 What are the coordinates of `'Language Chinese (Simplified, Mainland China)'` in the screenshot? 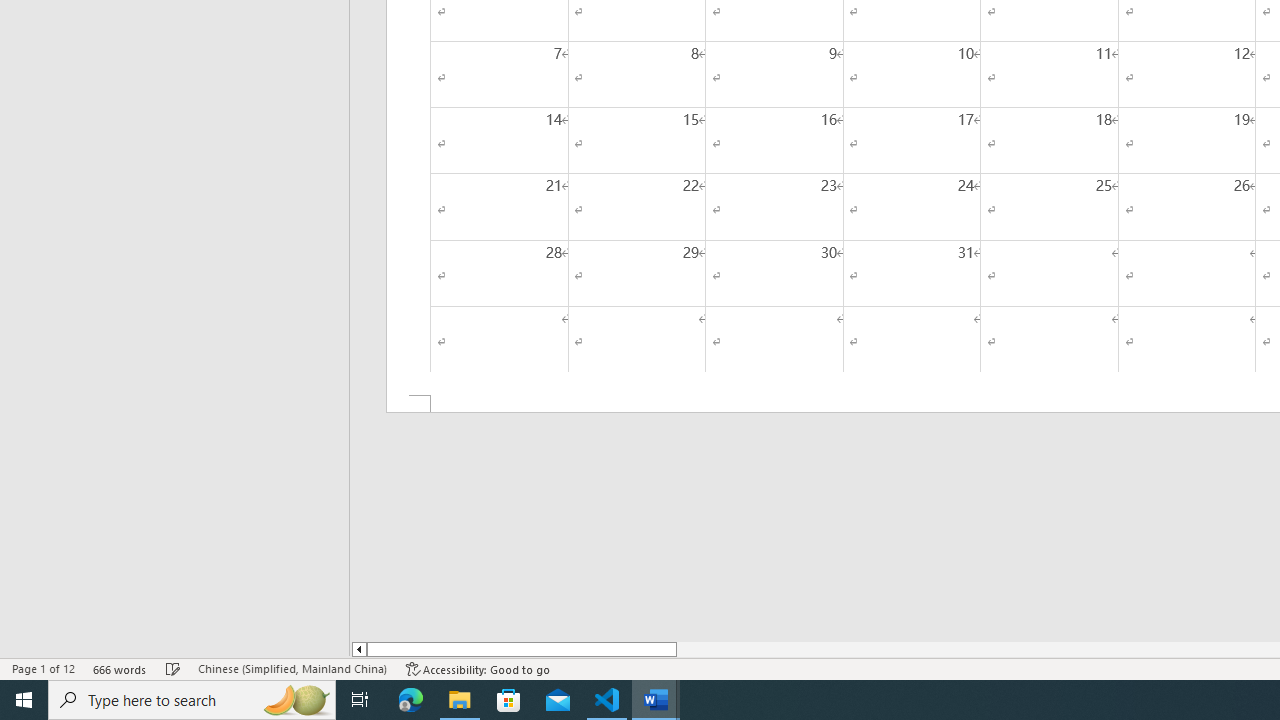 It's located at (291, 669).